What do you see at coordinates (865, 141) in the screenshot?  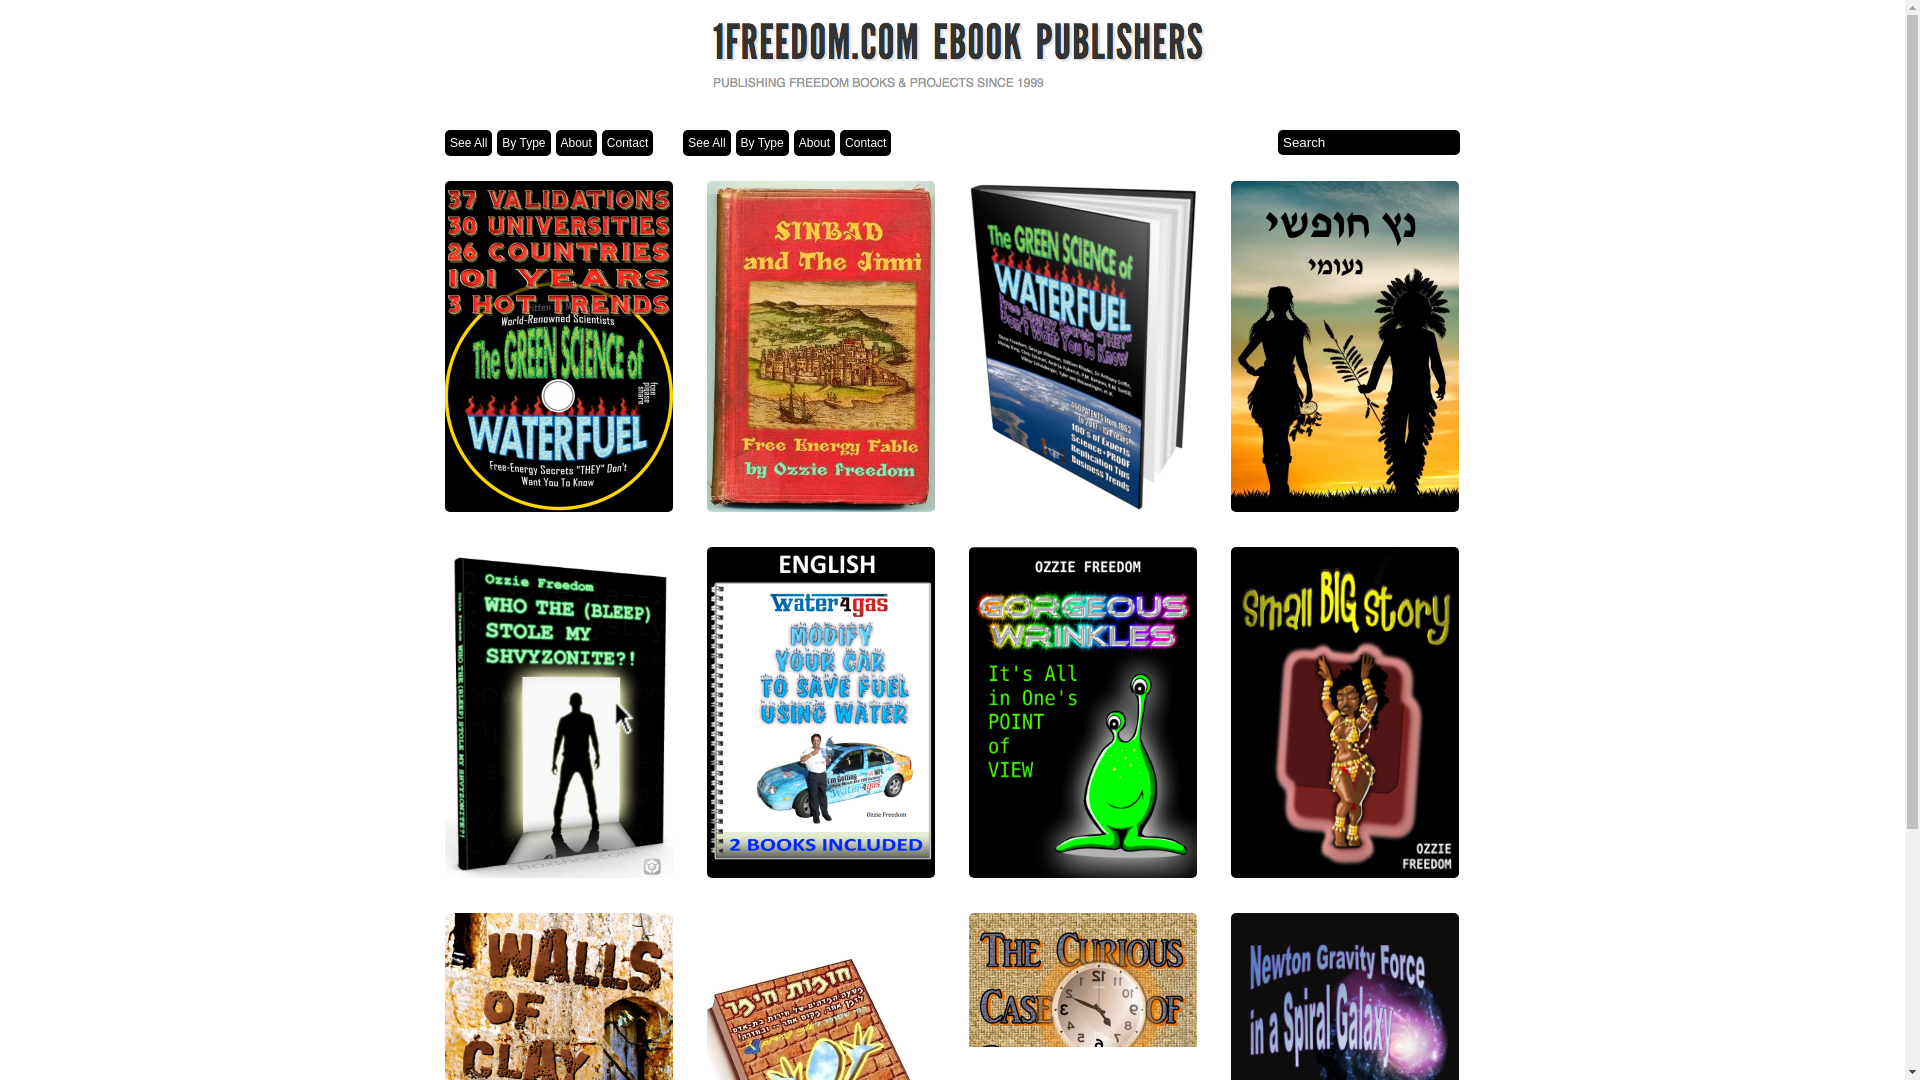 I see `'Contact'` at bounding box center [865, 141].